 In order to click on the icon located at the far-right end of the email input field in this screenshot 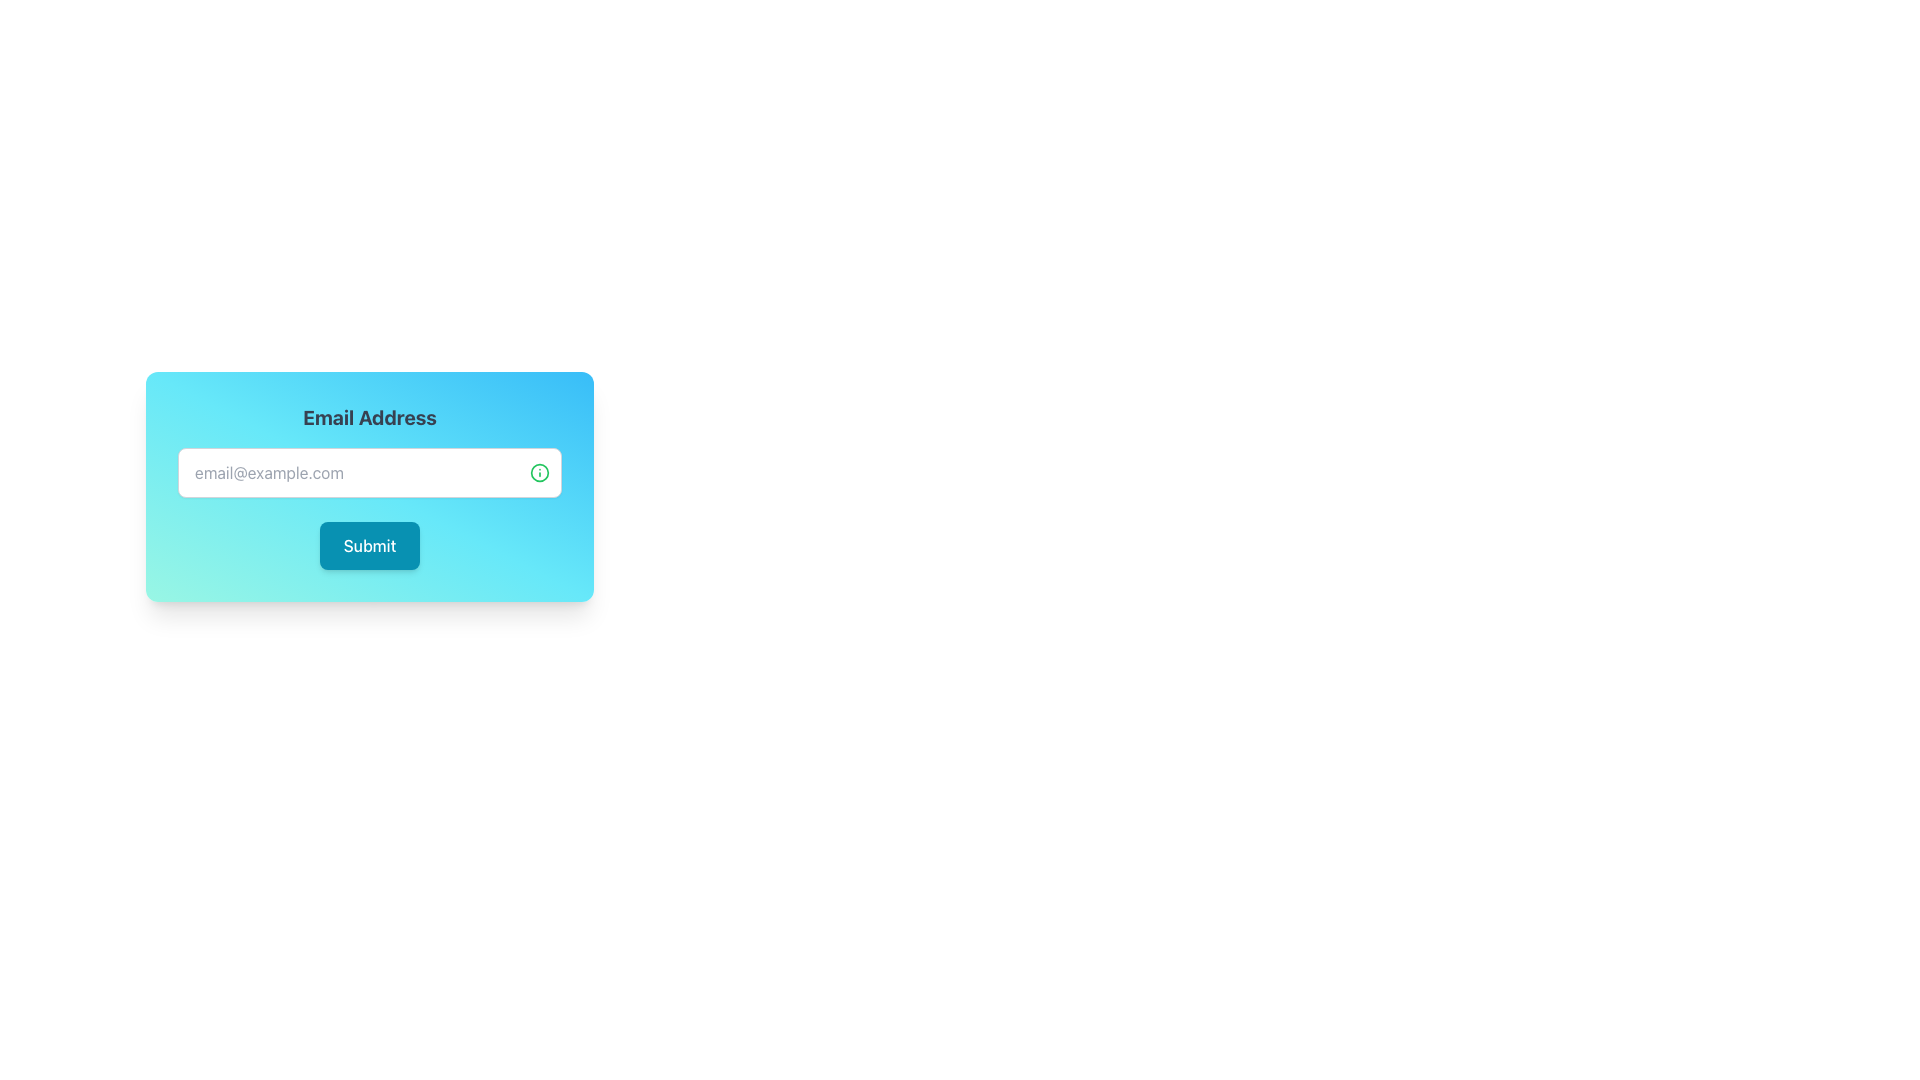, I will do `click(546, 473)`.